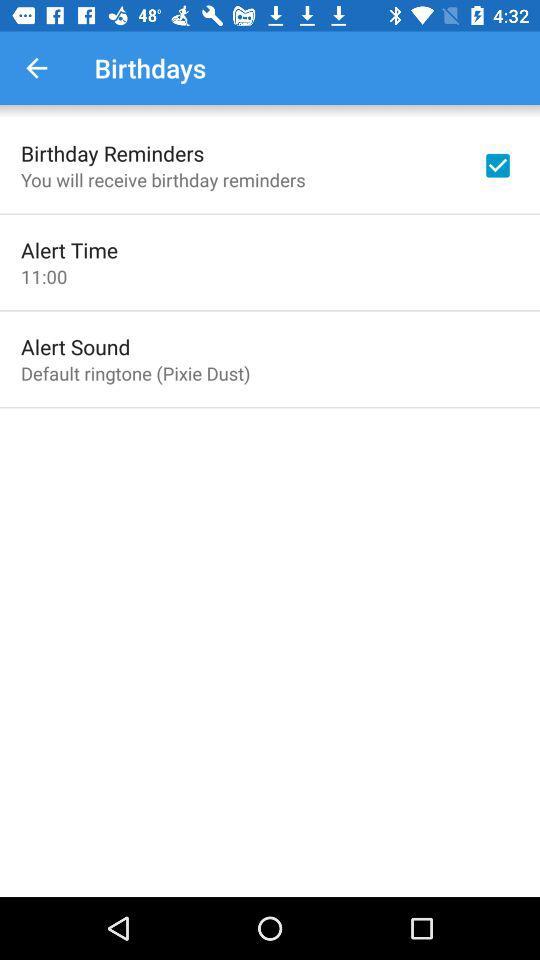  What do you see at coordinates (496, 164) in the screenshot?
I see `item at the top right corner` at bounding box center [496, 164].